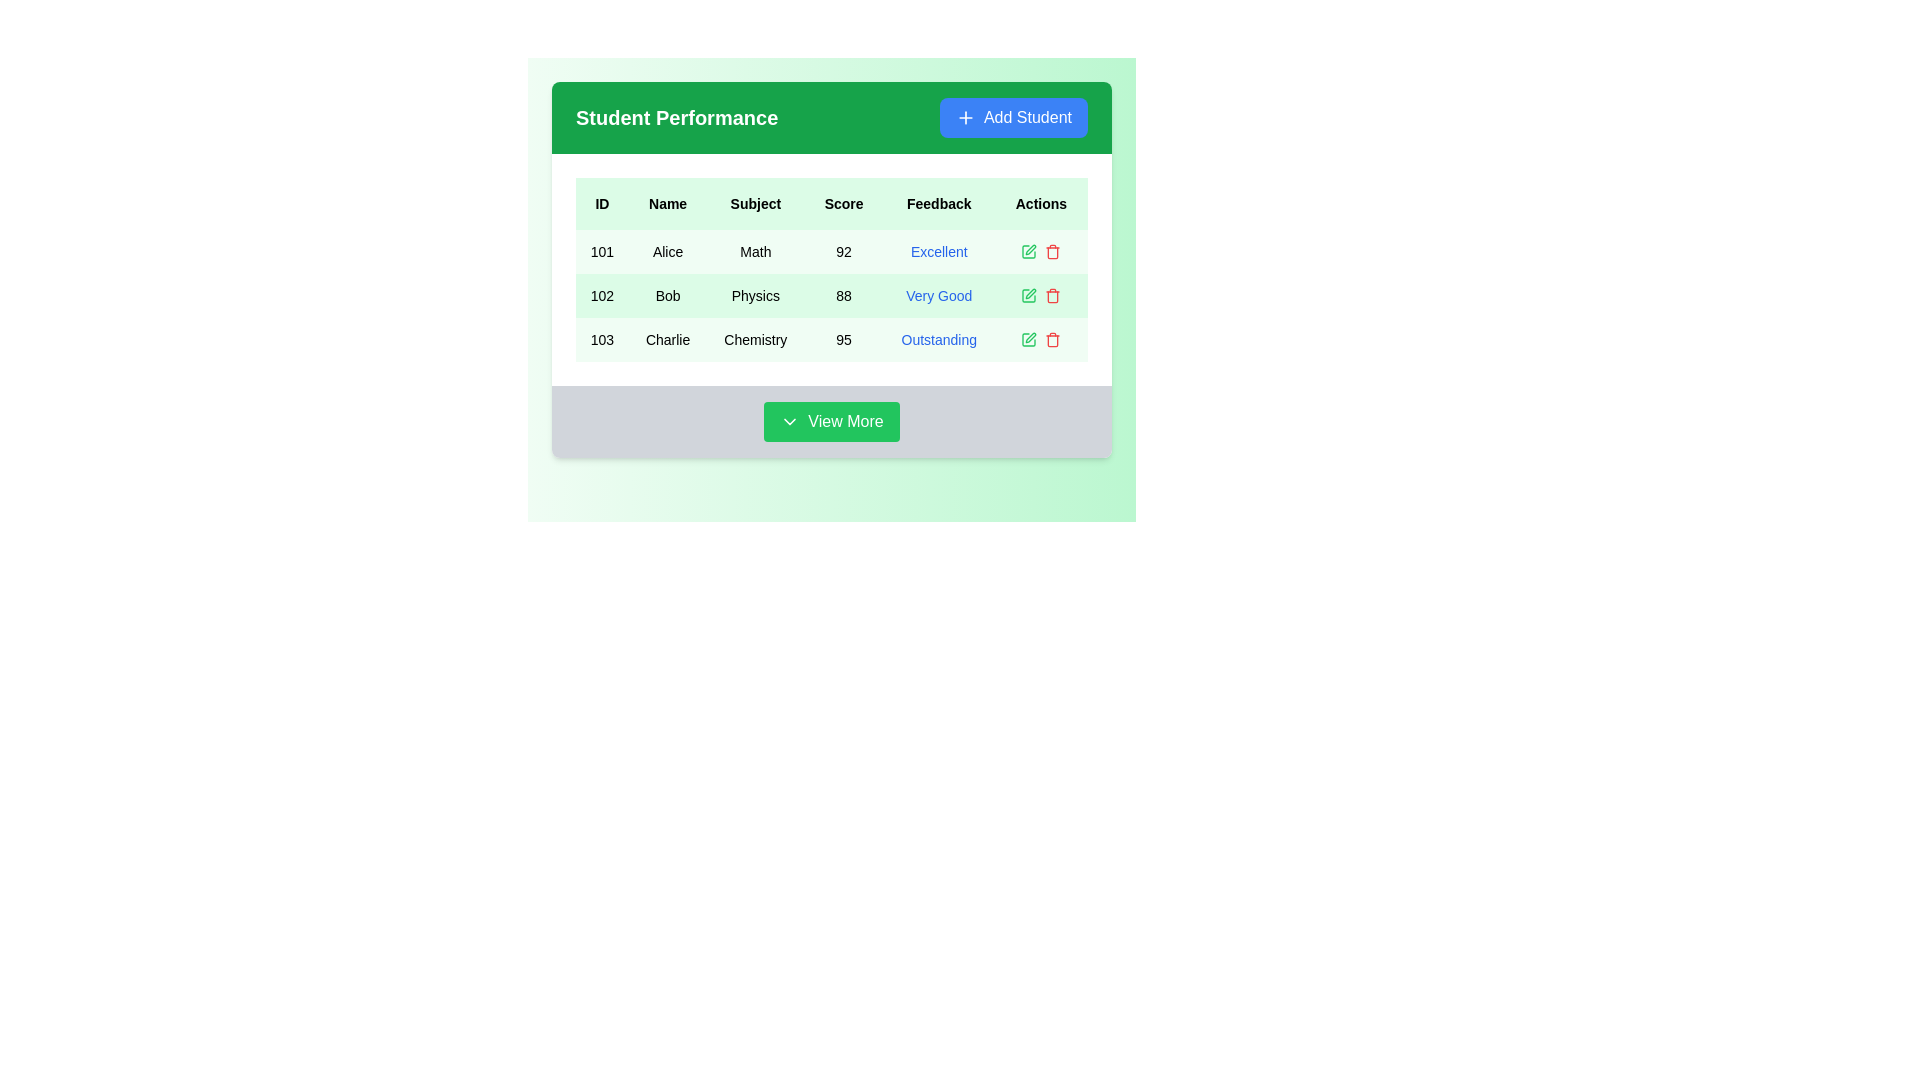  Describe the element at coordinates (668, 296) in the screenshot. I see `the static text content 'Bob' located in the second row of the table under the 'Name' column` at that location.